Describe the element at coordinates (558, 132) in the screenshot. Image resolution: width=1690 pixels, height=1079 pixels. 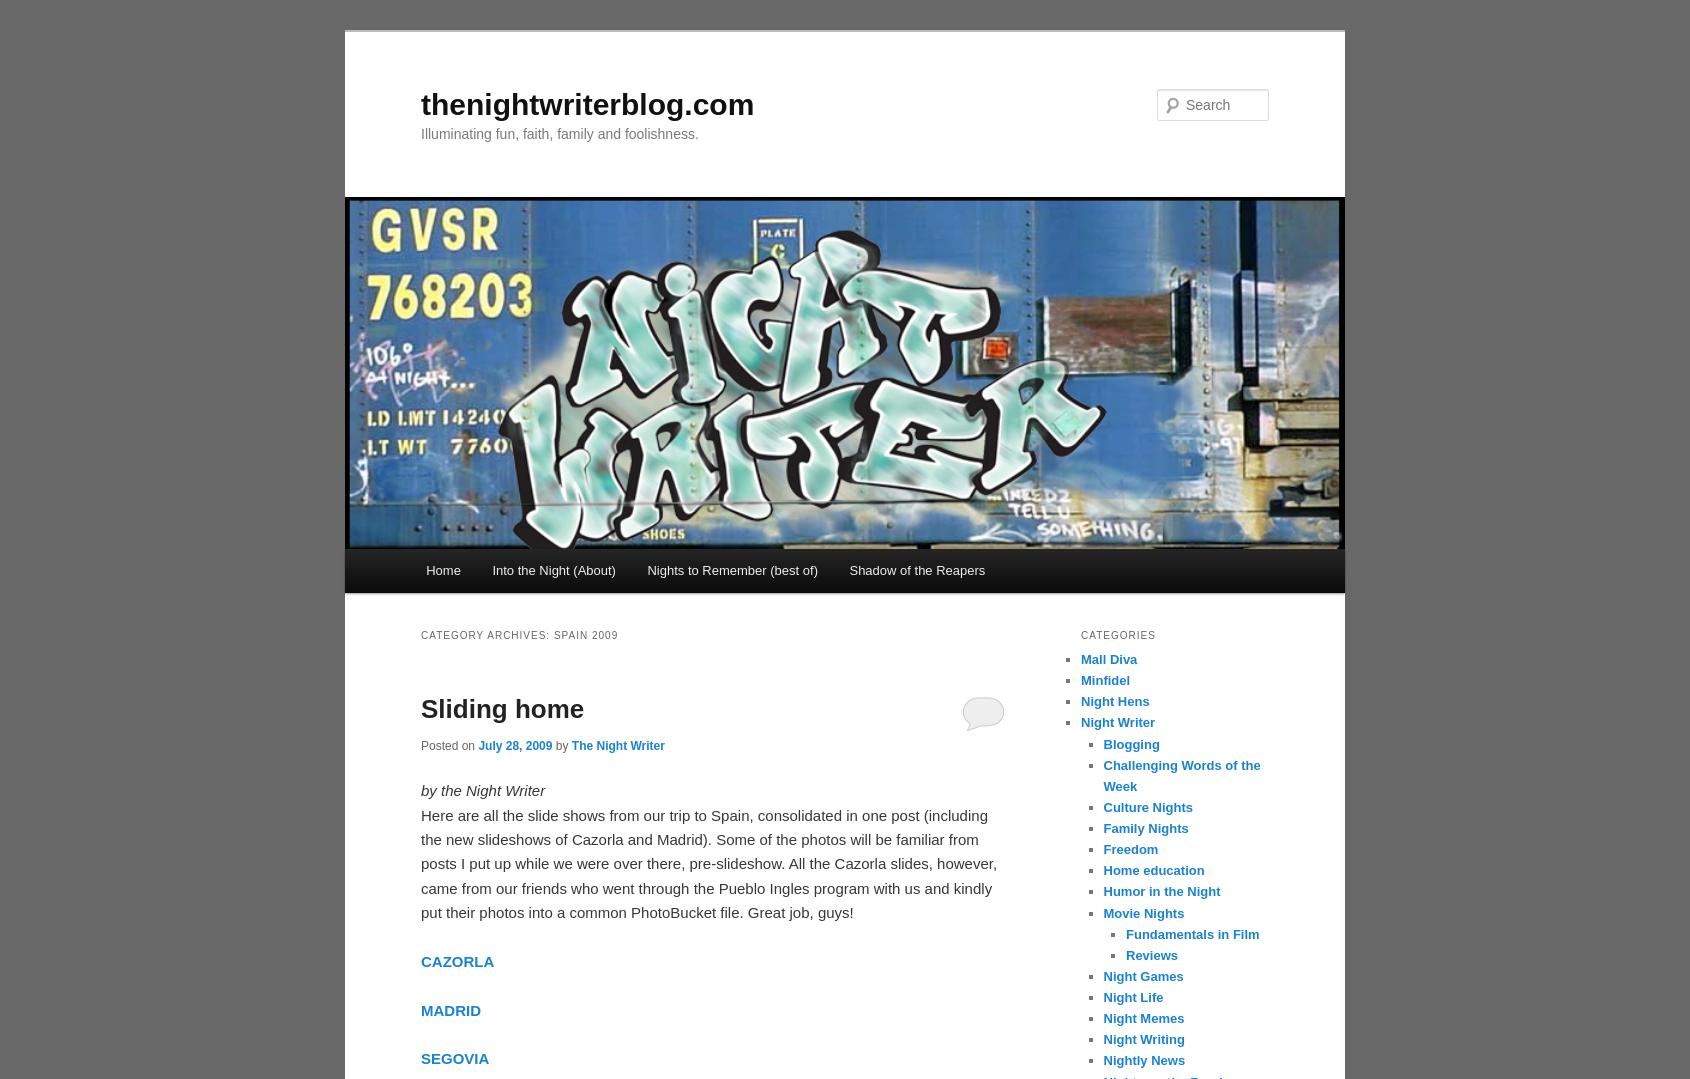
I see `'Illuminating fun, faith, family and foolishness.'` at that location.